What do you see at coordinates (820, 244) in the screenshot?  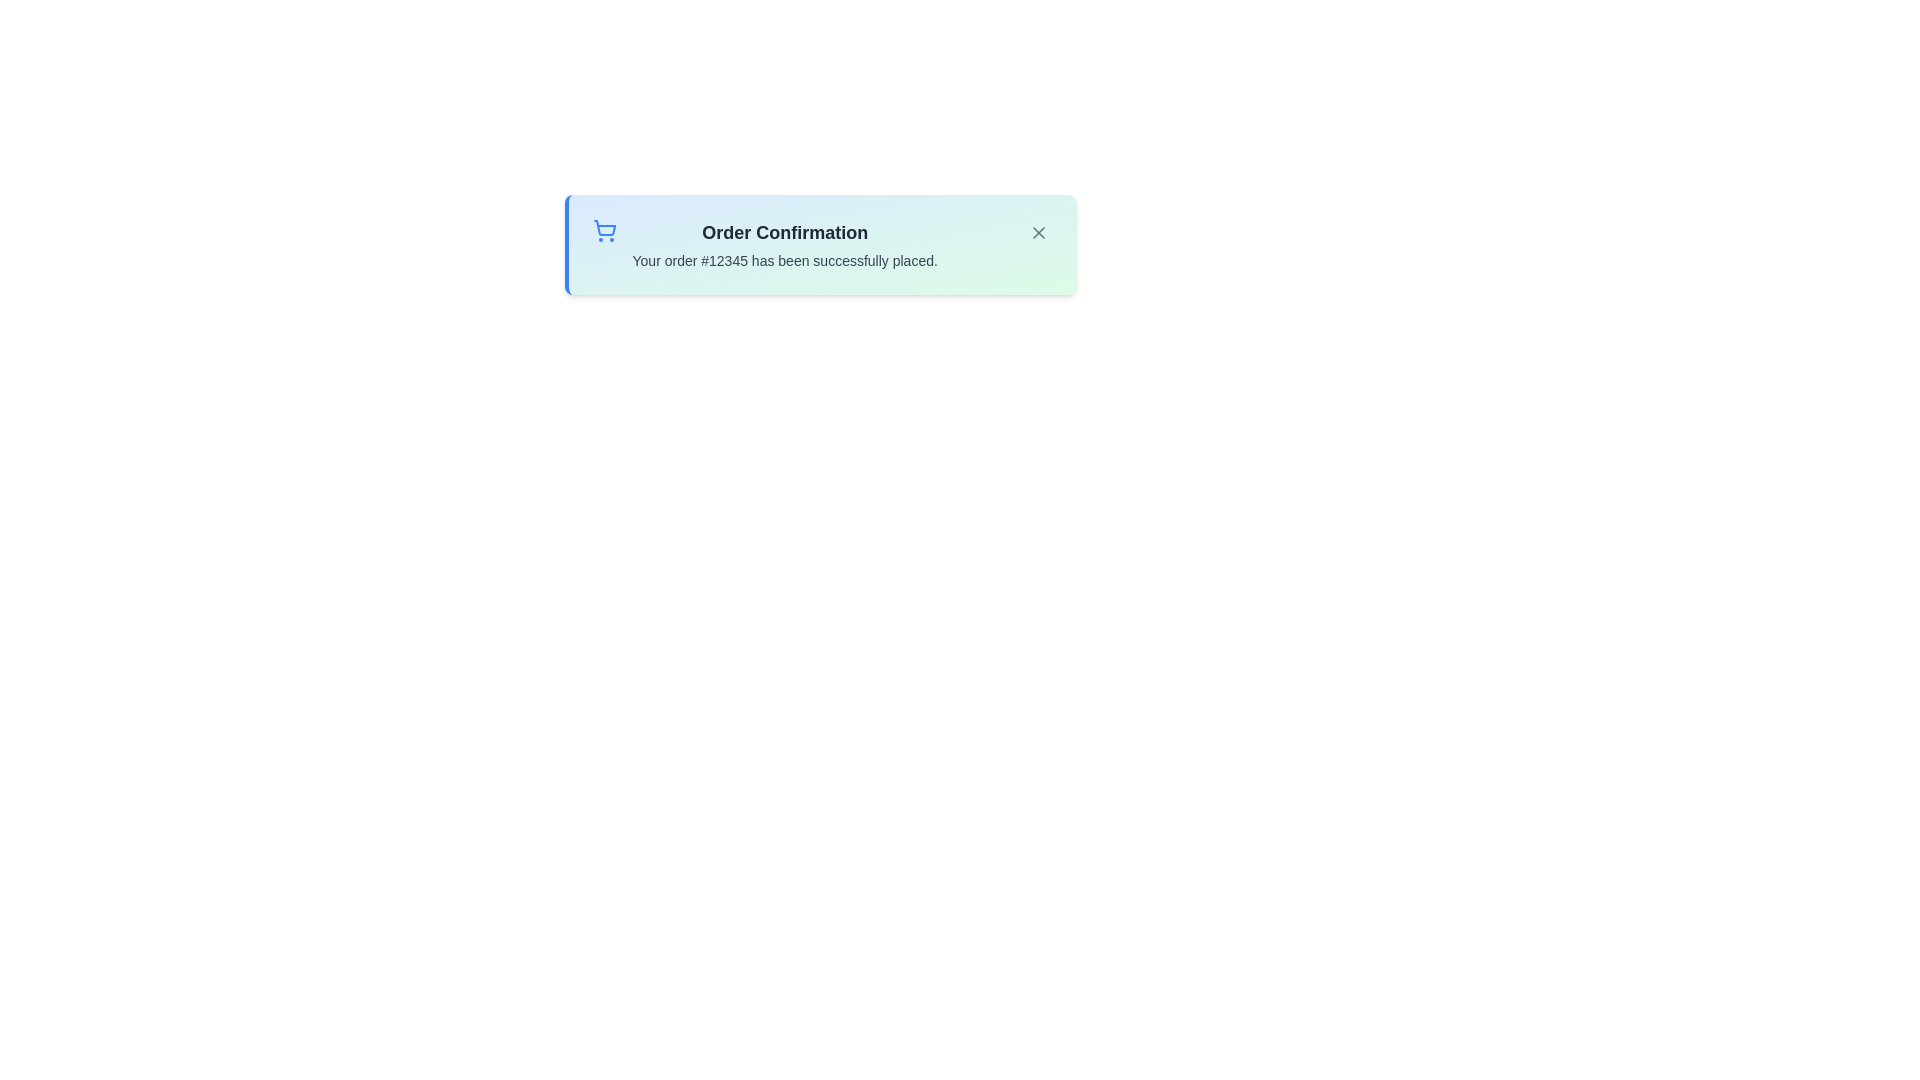 I see `the alert container to observe hover effects` at bounding box center [820, 244].